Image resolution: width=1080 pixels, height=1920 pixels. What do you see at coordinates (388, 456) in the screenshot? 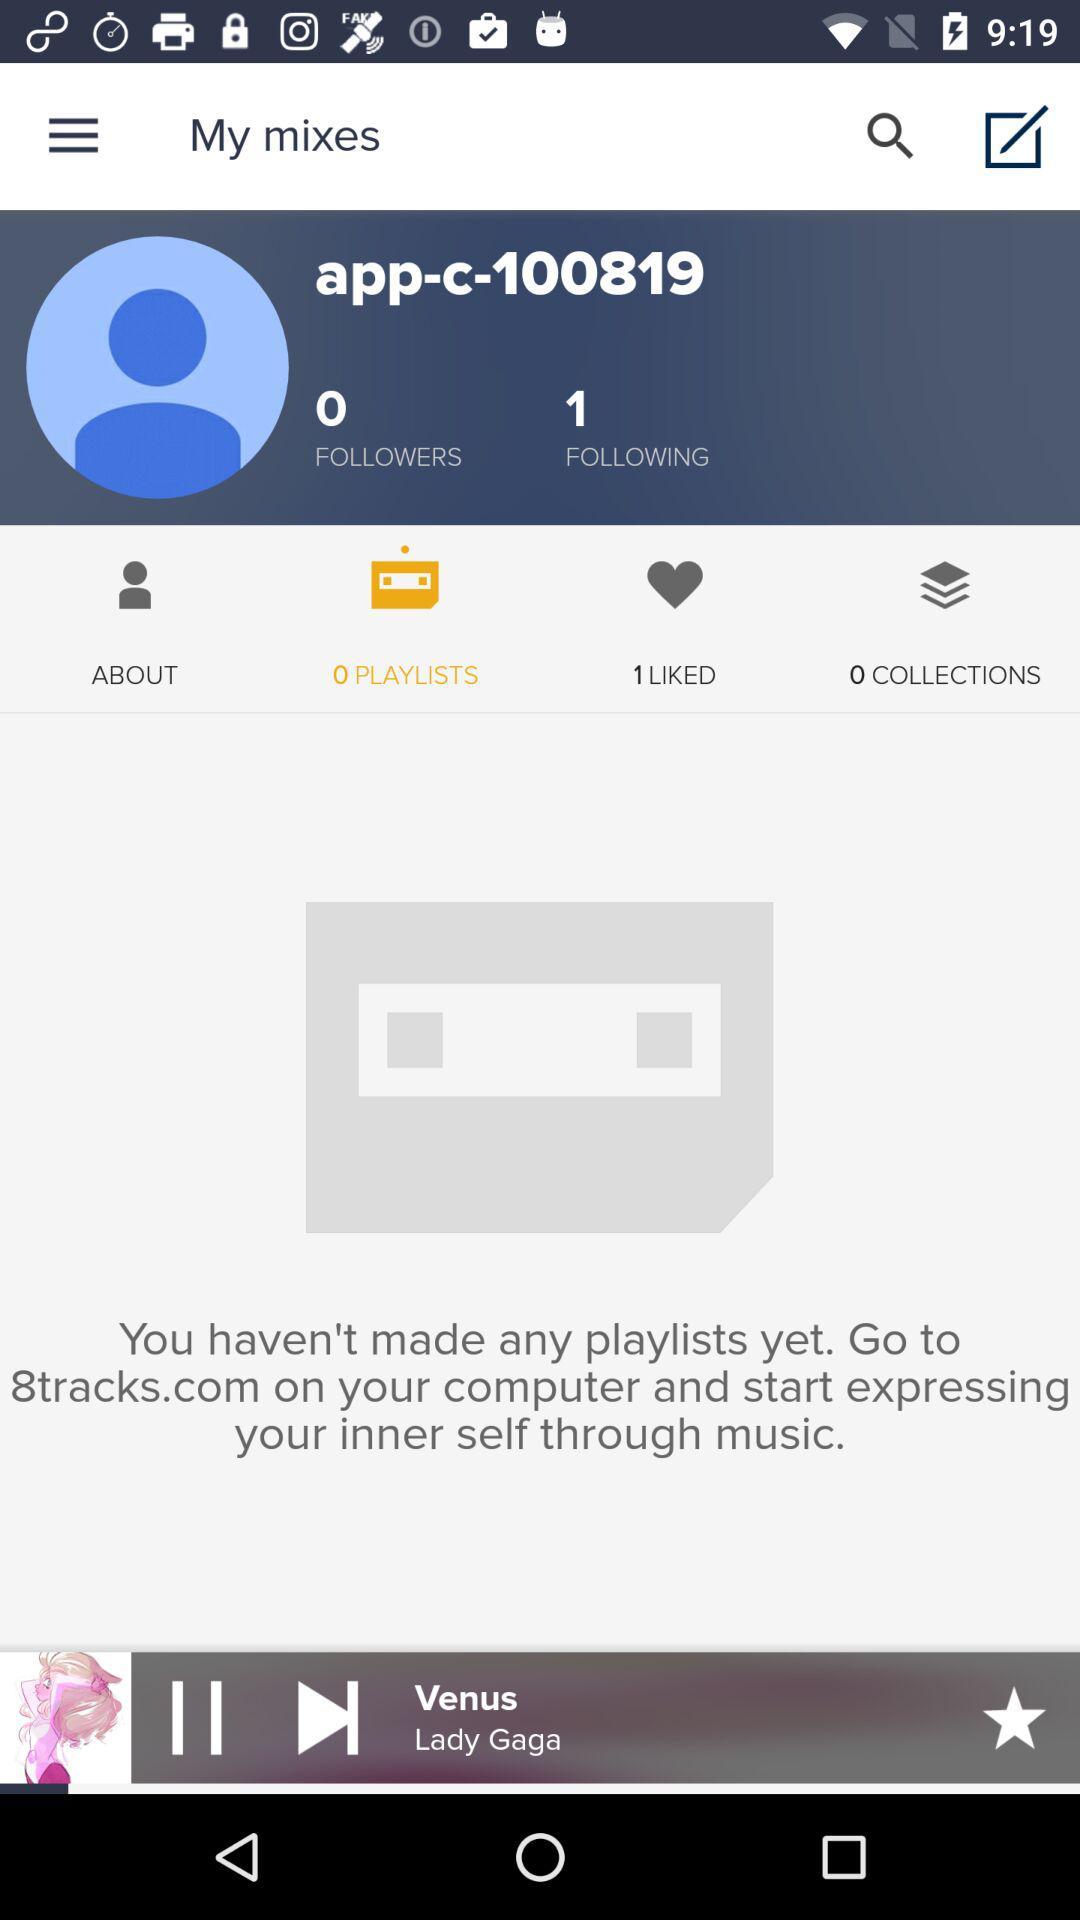
I see `followers item` at bounding box center [388, 456].